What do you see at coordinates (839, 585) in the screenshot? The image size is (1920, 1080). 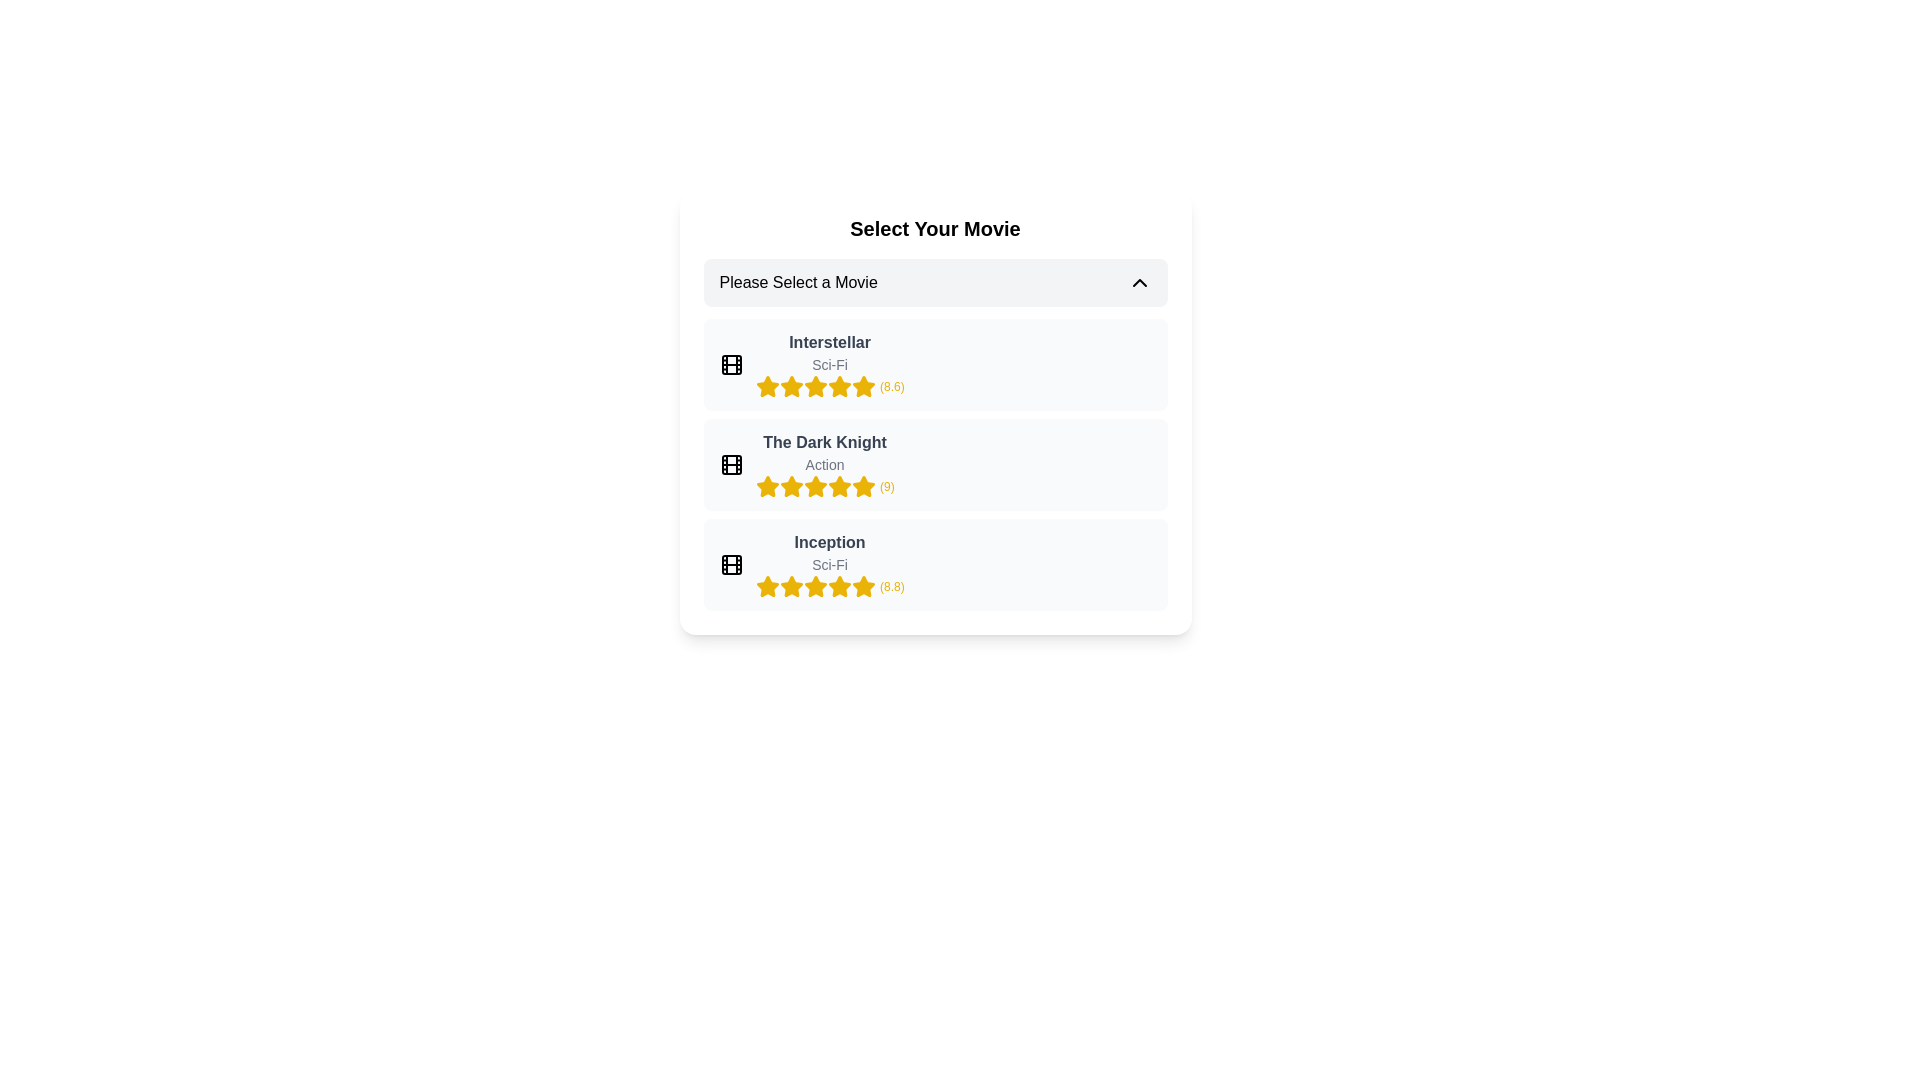 I see `the state of the seventh yellow star icon in the rating system for the movie 'Inception', which is located in a dropdown menu titled 'Select Your Movie'` at bounding box center [839, 585].